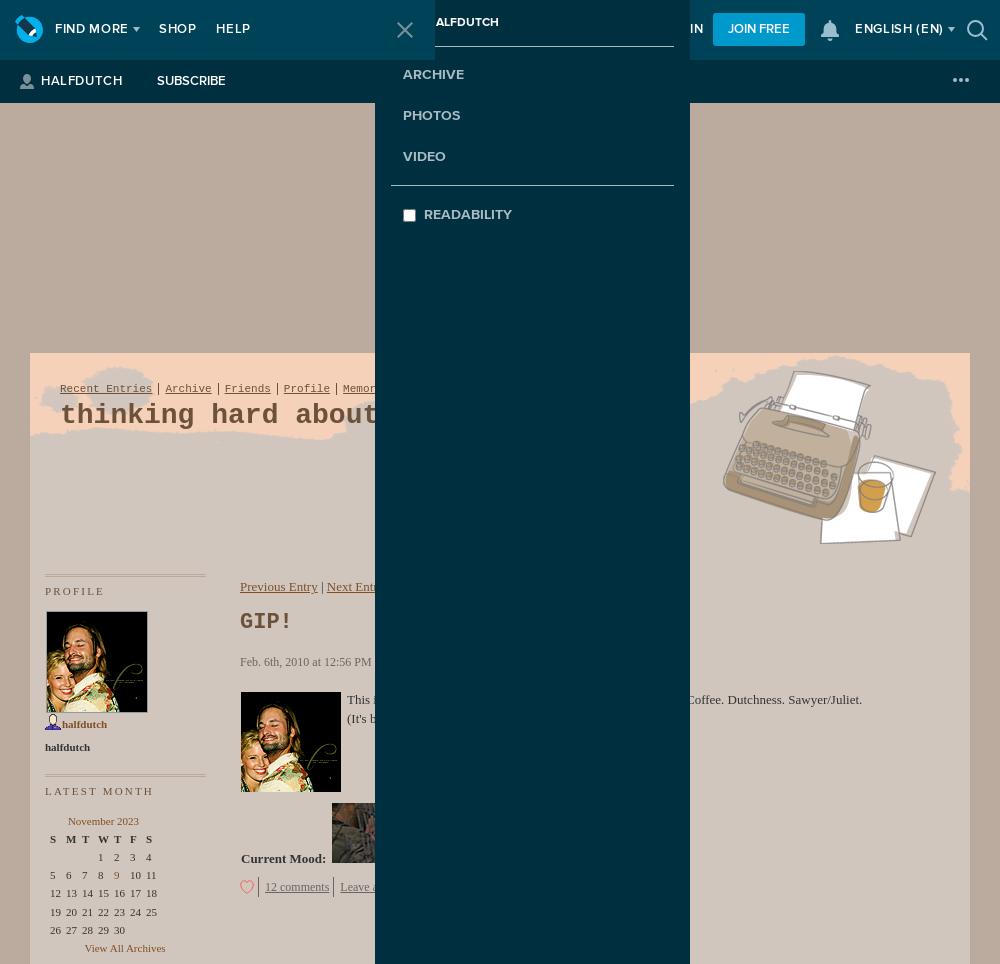  I want to click on '29', so click(102, 929).